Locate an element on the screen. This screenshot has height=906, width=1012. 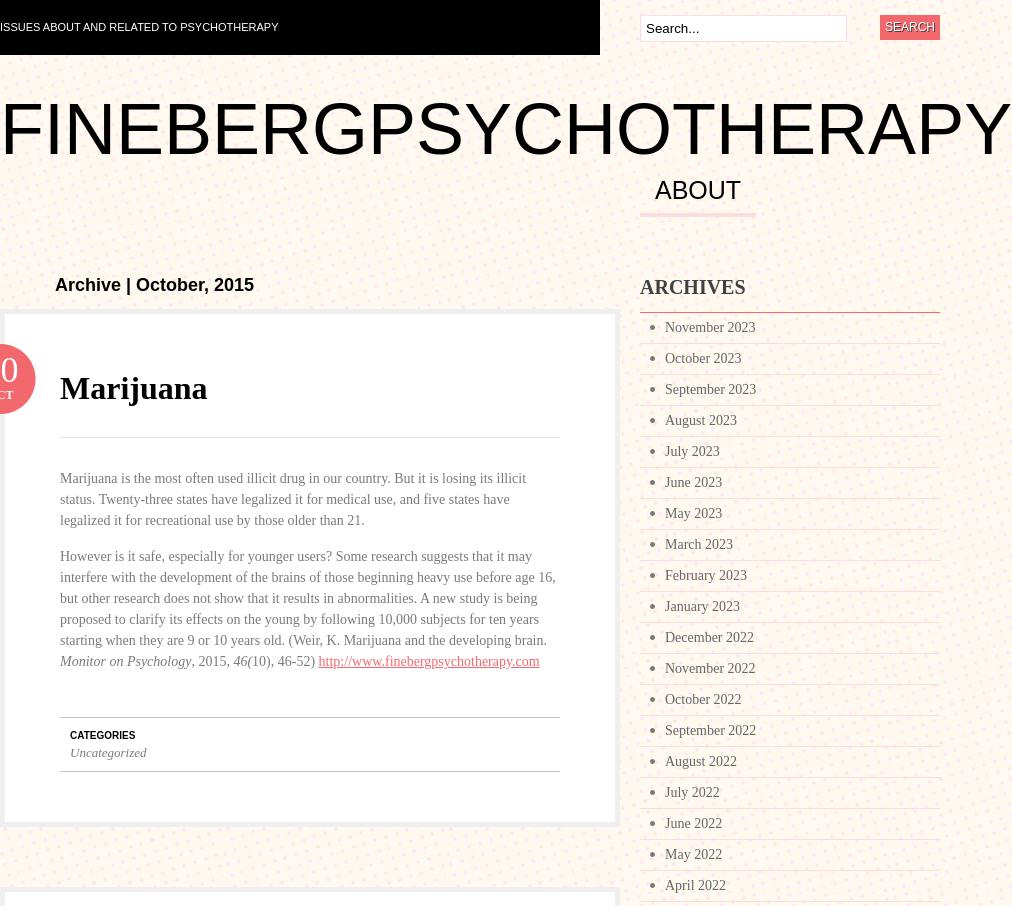
'November 2023' is located at coordinates (710, 327).